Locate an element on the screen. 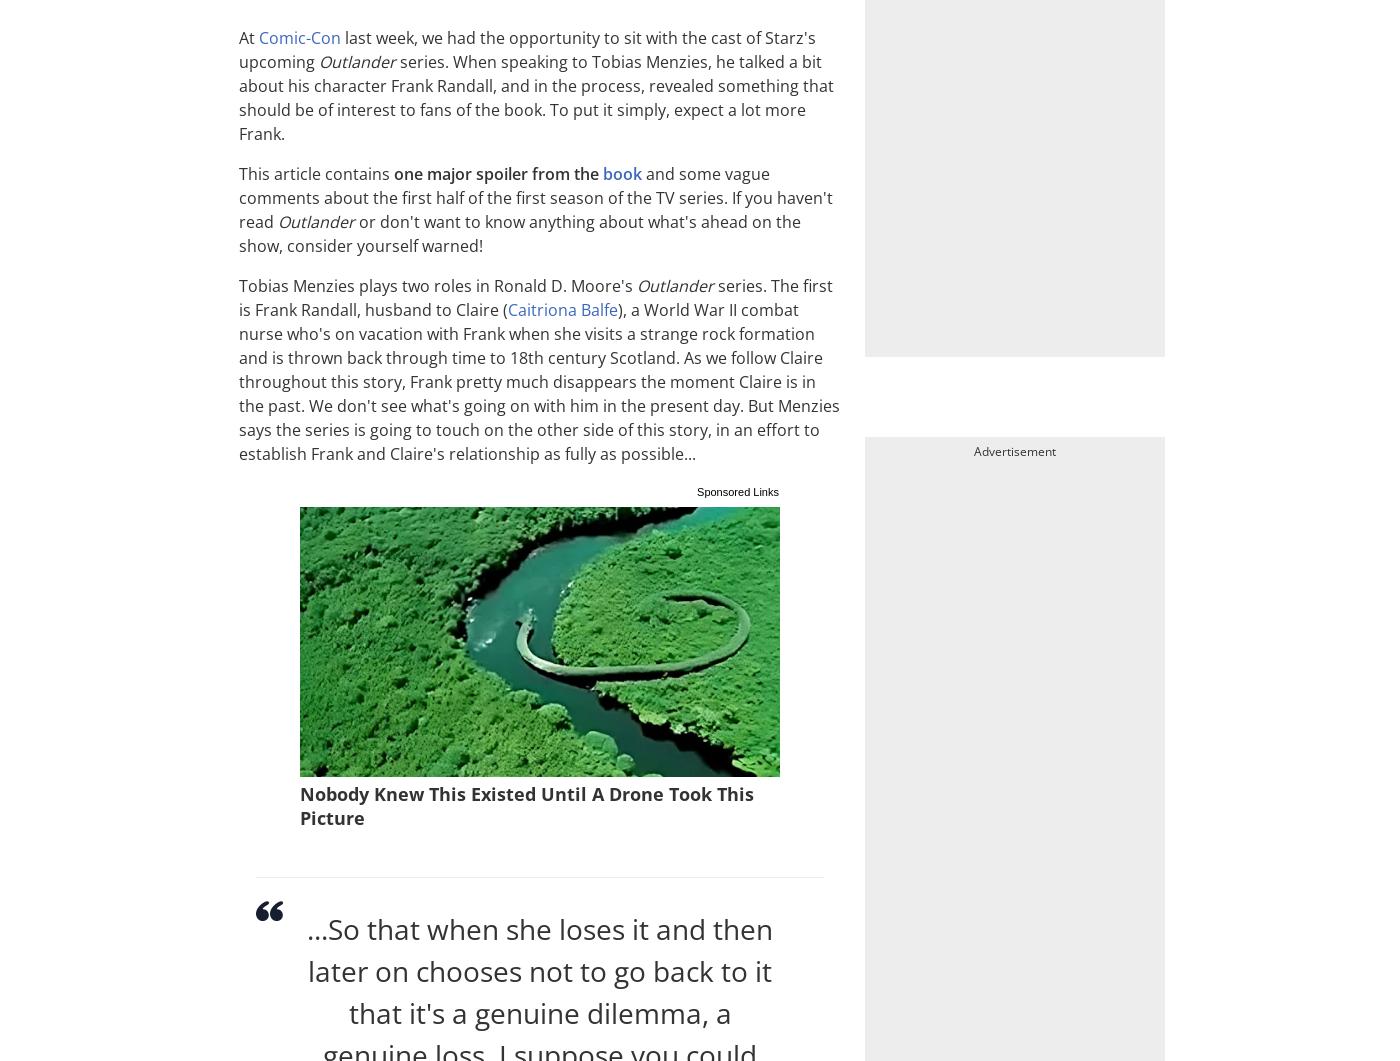 The width and height of the screenshot is (1400, 1061). 'At' is located at coordinates (249, 37).